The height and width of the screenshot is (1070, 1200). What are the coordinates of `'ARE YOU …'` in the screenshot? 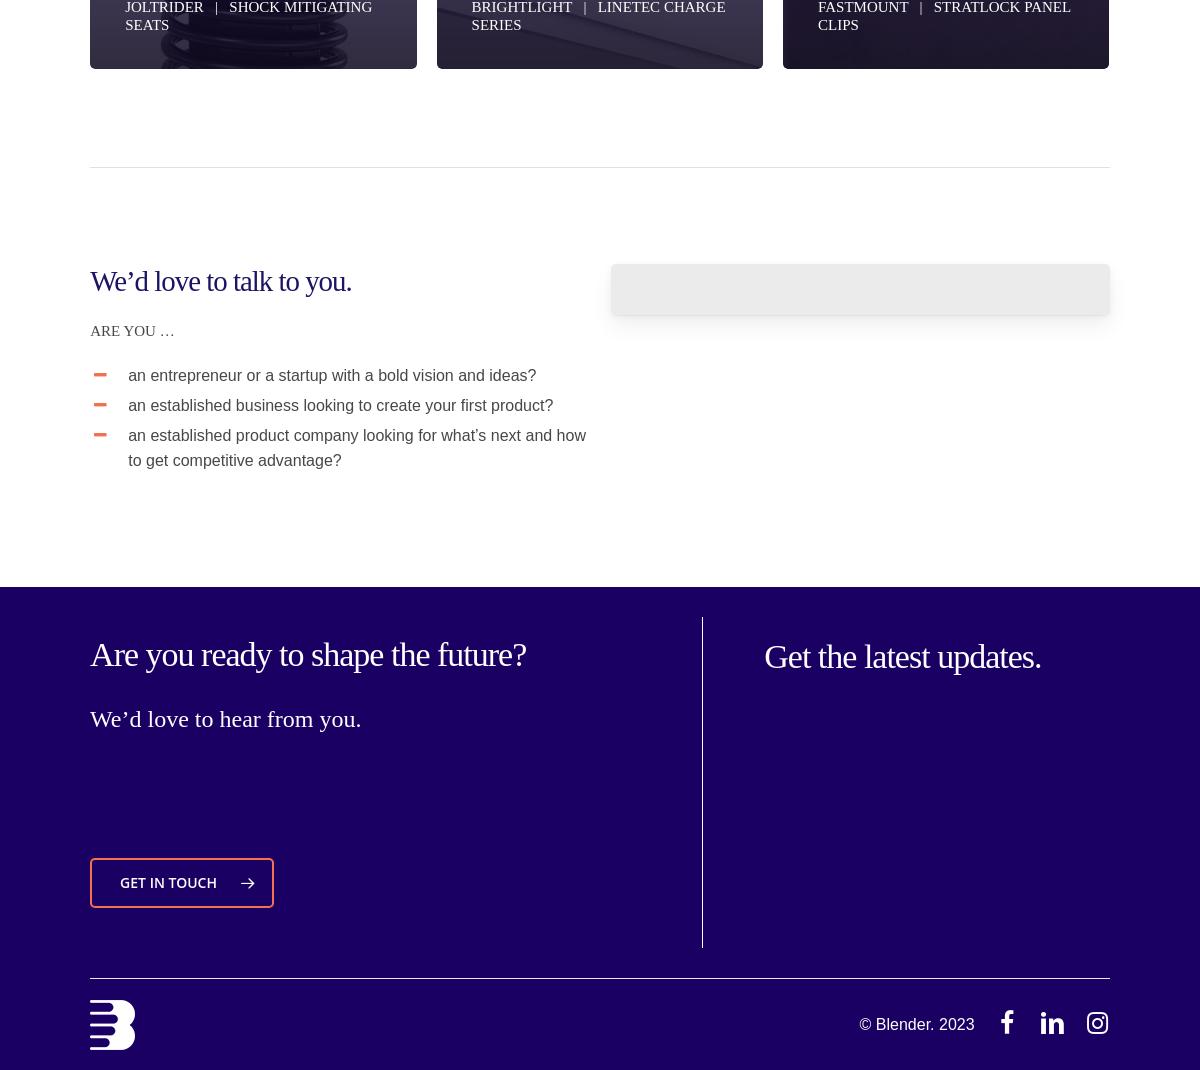 It's located at (132, 330).